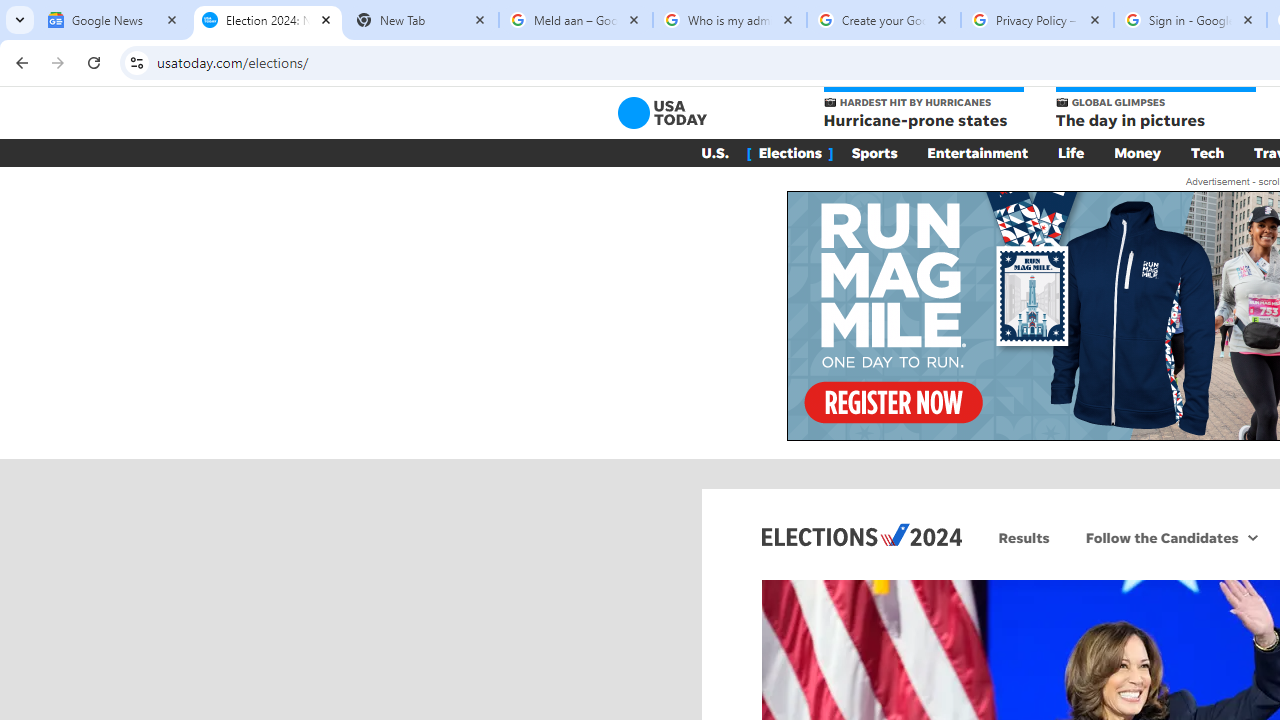  I want to click on 'U.S.', so click(714, 152).